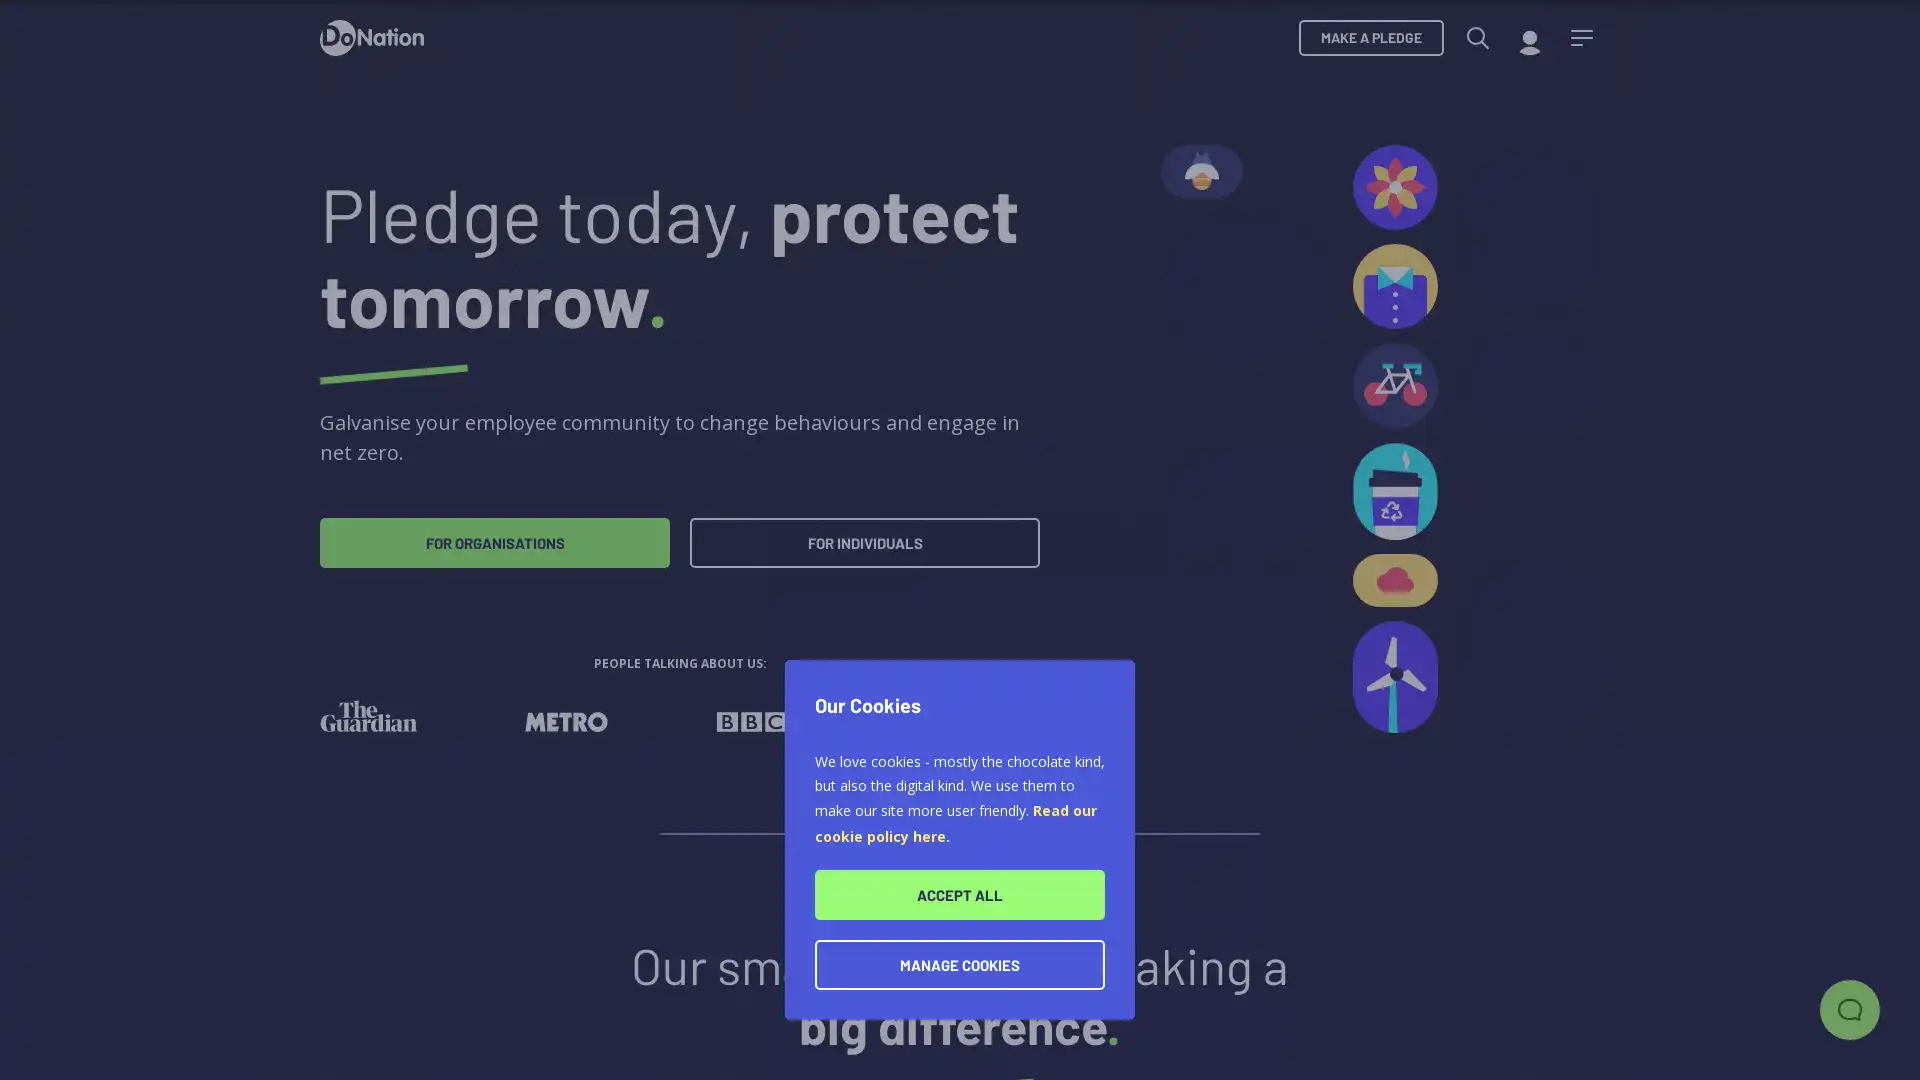 This screenshot has width=1920, height=1080. I want to click on My account, so click(1529, 38).